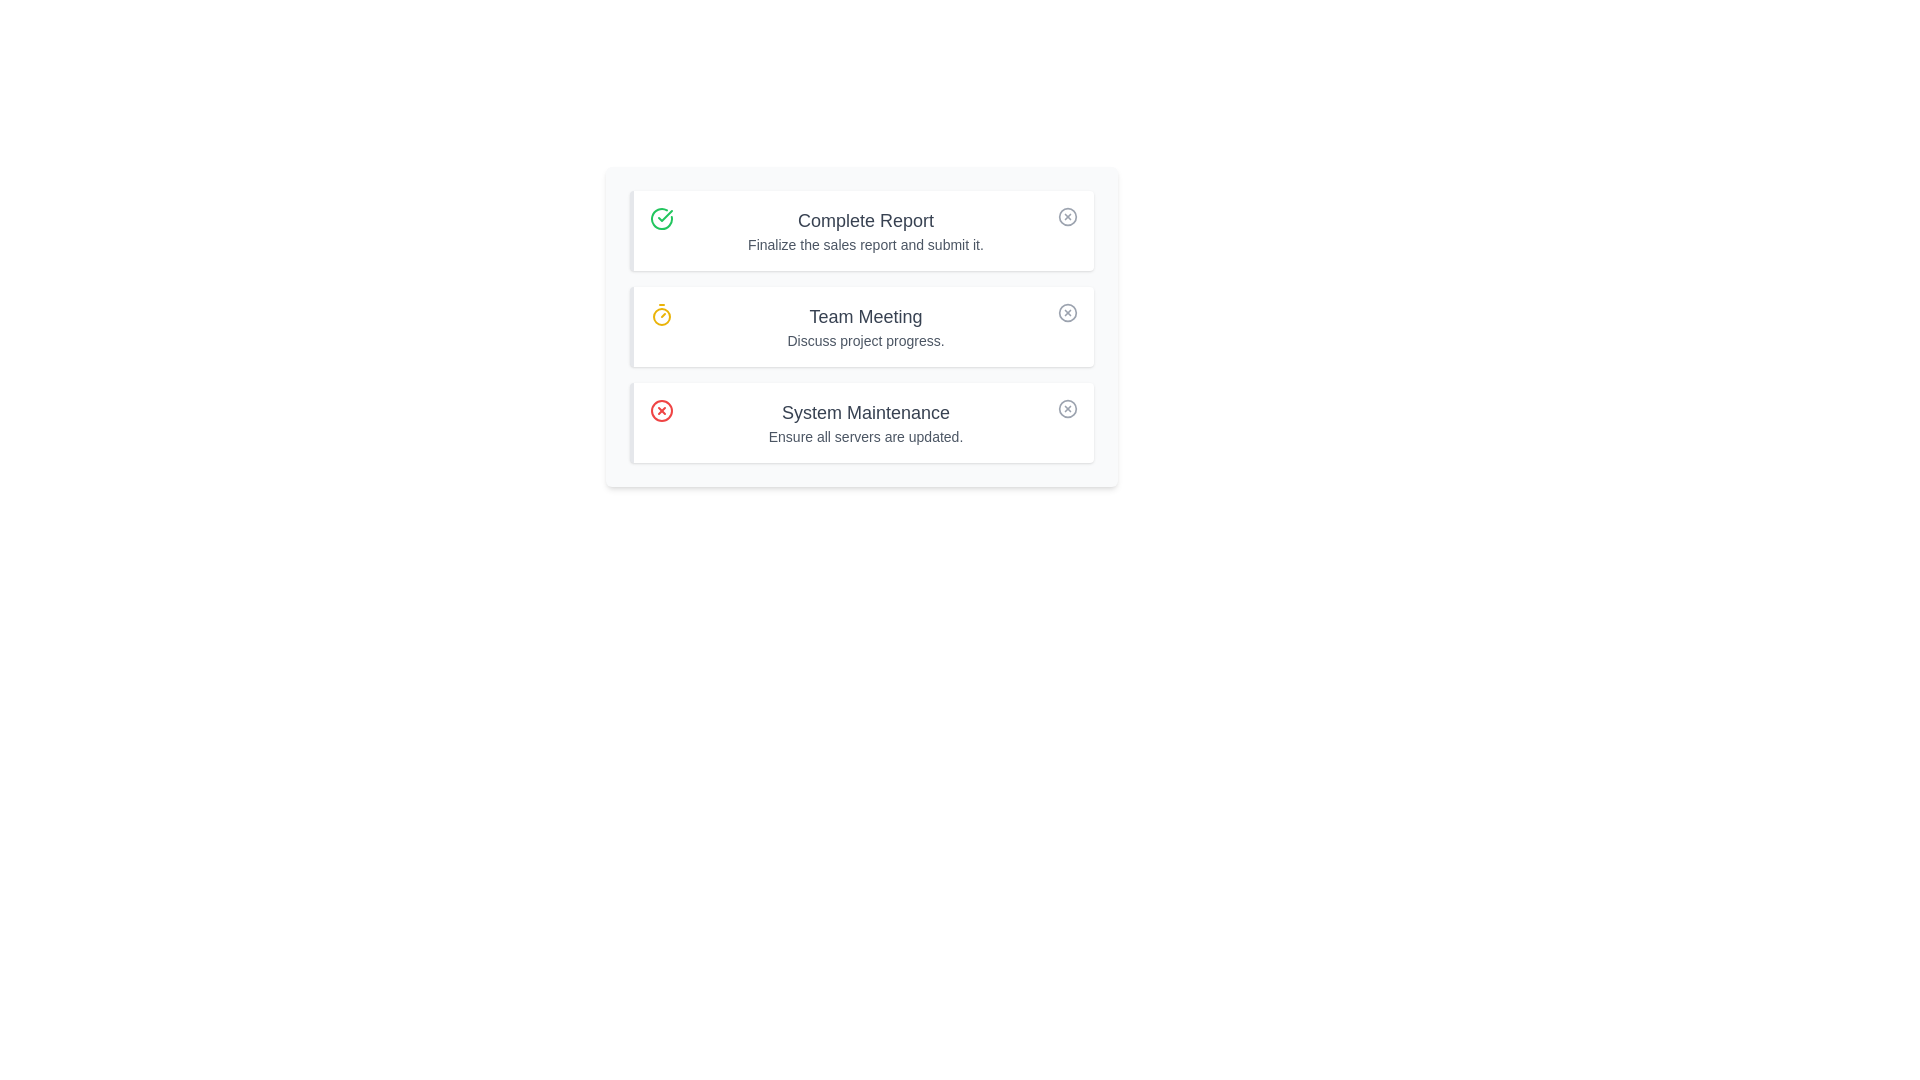 Image resolution: width=1920 pixels, height=1080 pixels. What do you see at coordinates (862, 422) in the screenshot?
I see `the task titled System Maintenance to emphasize its details` at bounding box center [862, 422].